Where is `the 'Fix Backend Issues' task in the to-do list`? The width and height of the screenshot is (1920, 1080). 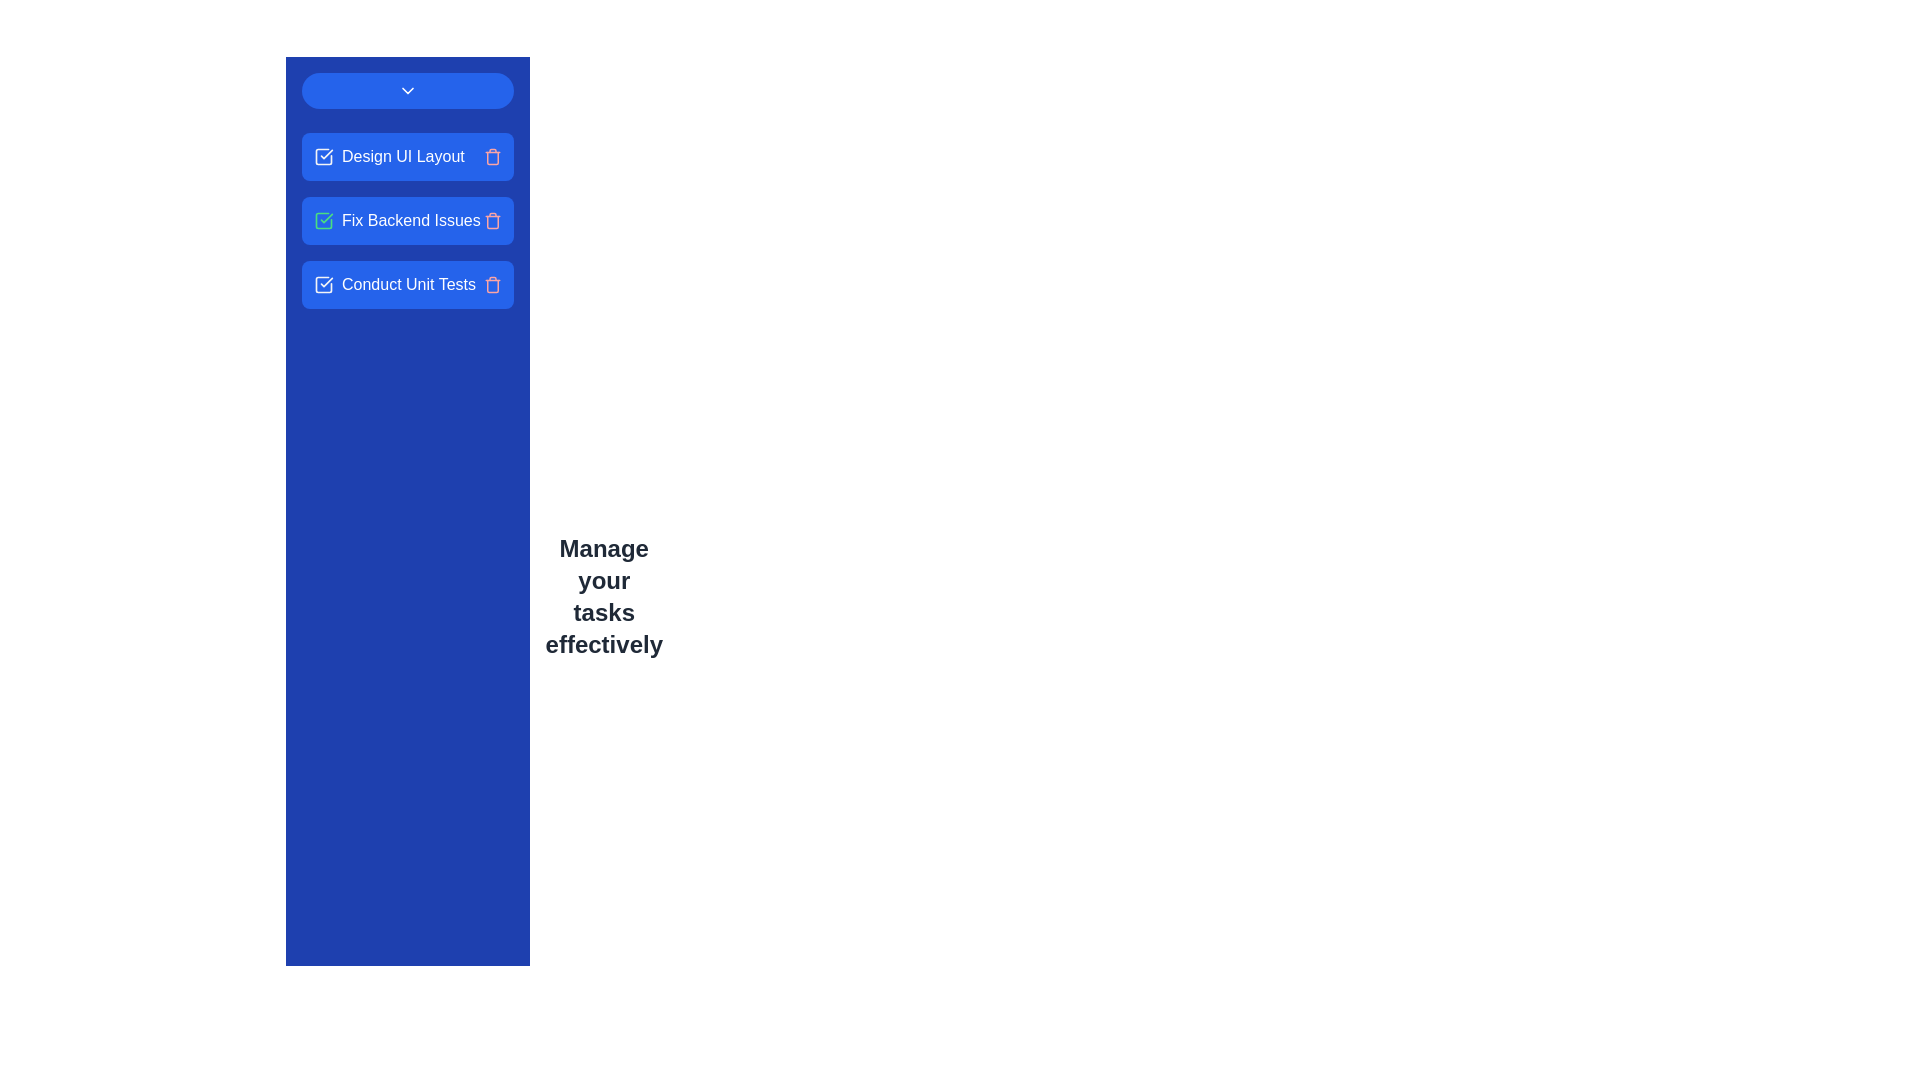
the 'Fix Backend Issues' task in the to-do list is located at coordinates (397, 220).